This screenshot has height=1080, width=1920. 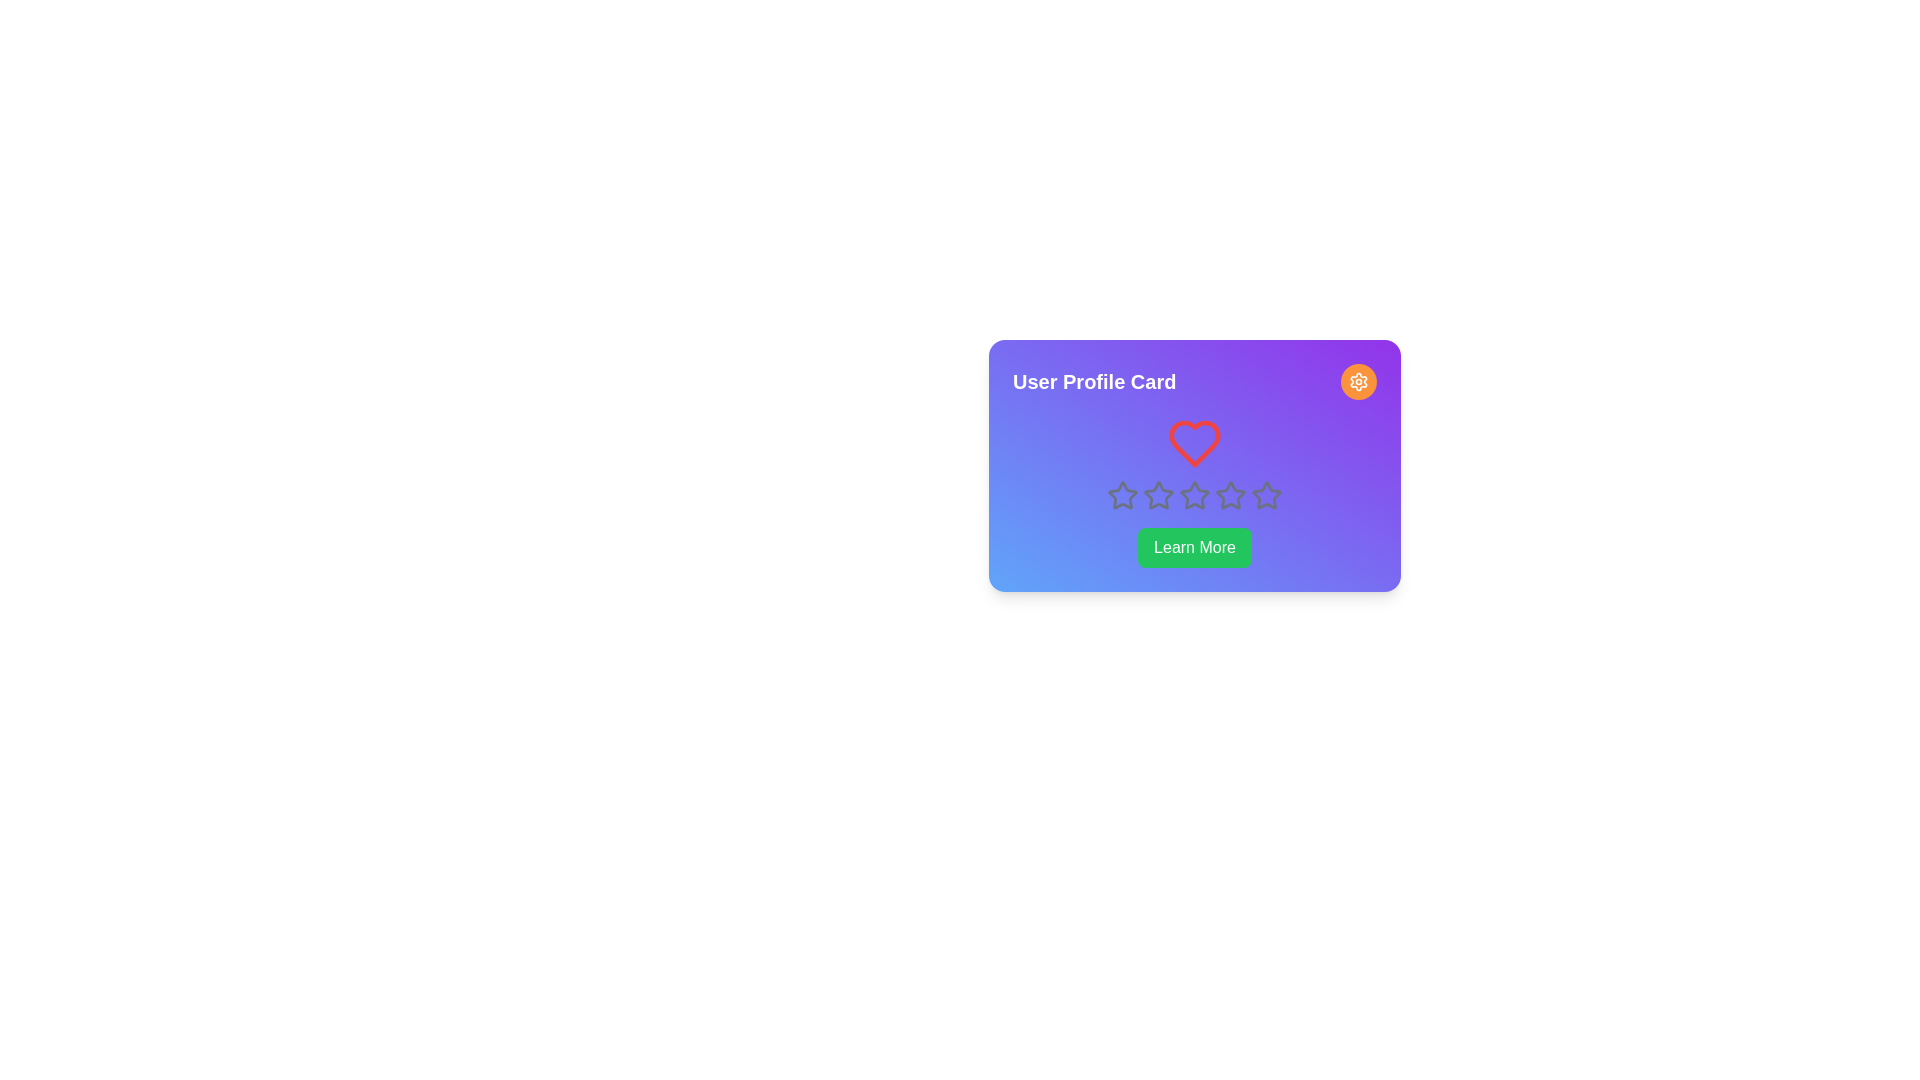 I want to click on the first star-shaped icon in the 5-star rating system located in the User Profile Card, so click(x=1123, y=495).